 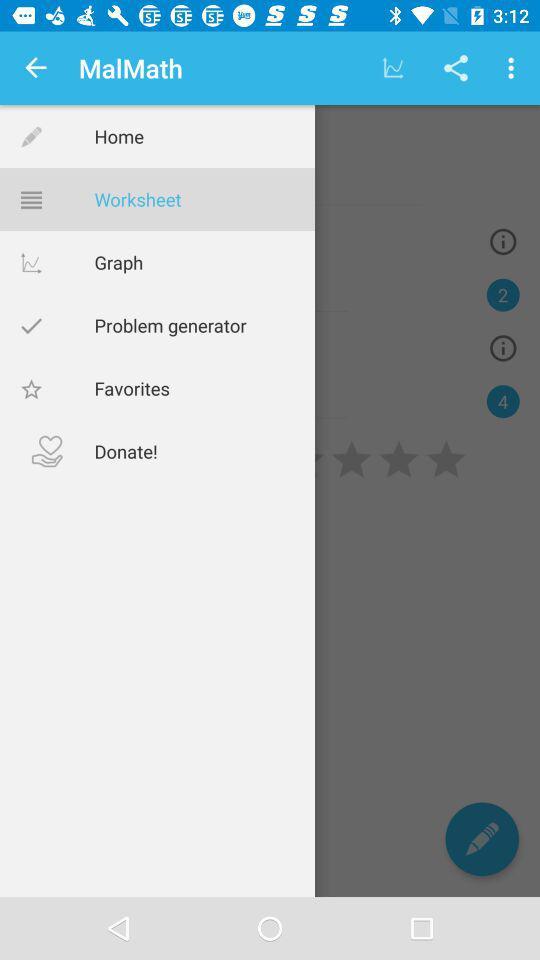 I want to click on the edit icon, so click(x=481, y=839).